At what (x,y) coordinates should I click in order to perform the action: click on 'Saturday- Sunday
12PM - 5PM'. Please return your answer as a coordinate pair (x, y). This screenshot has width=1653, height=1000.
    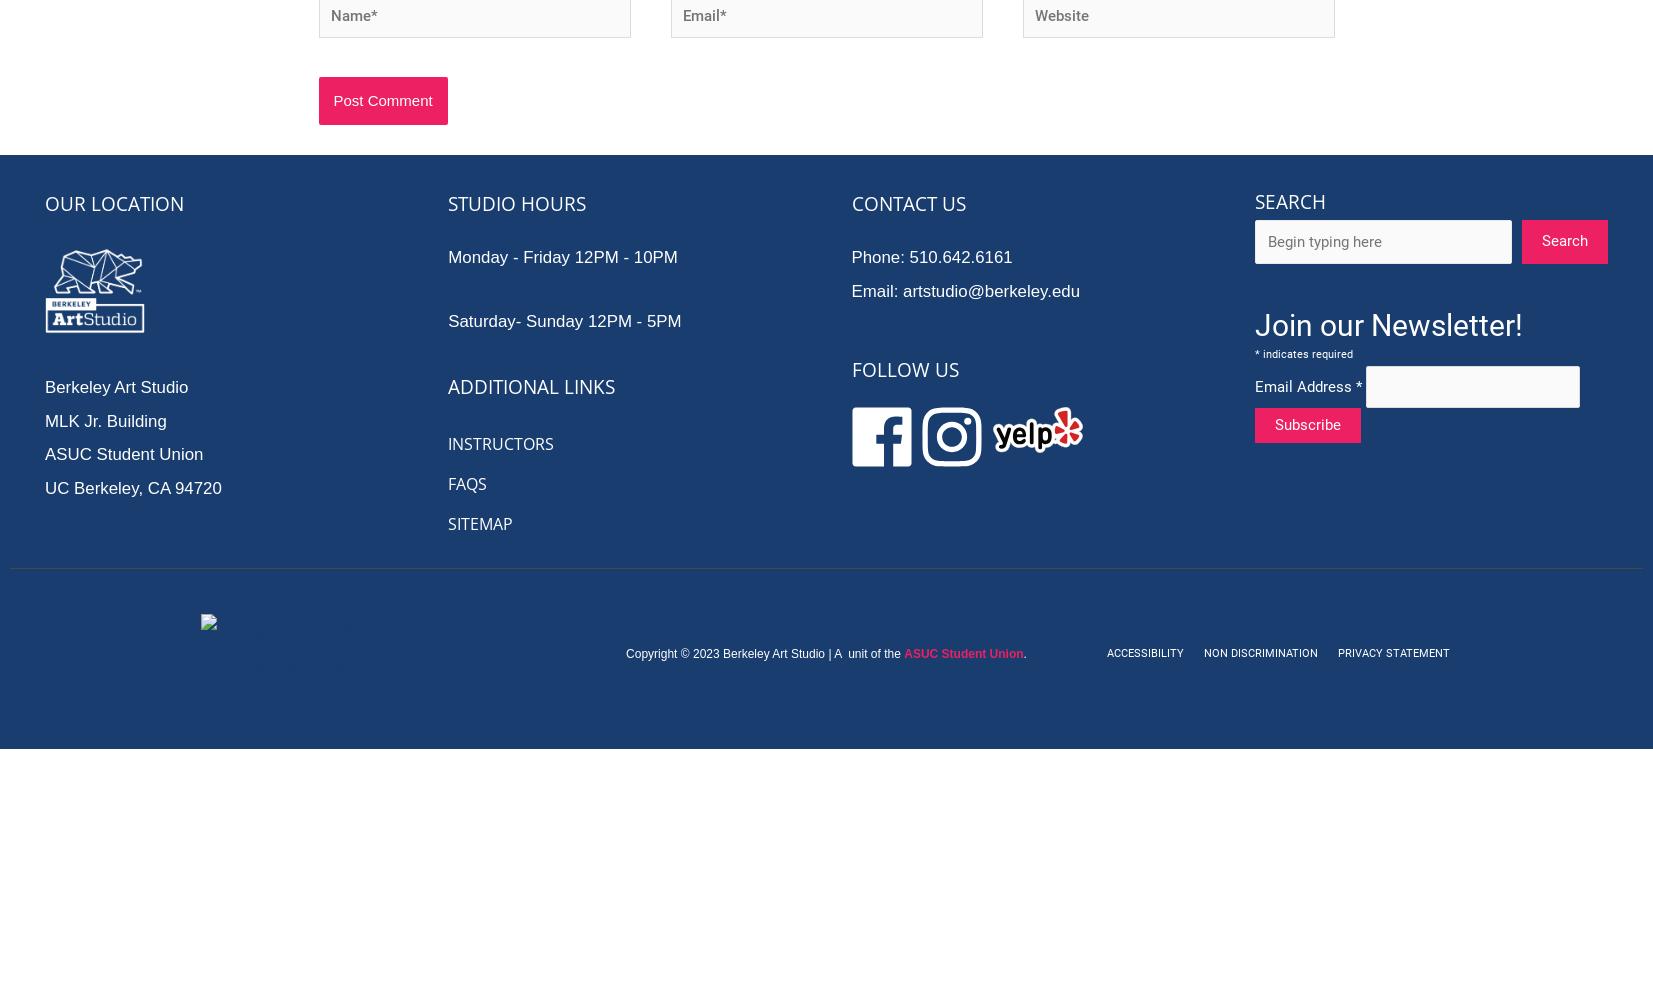
    Looking at the image, I should click on (563, 319).